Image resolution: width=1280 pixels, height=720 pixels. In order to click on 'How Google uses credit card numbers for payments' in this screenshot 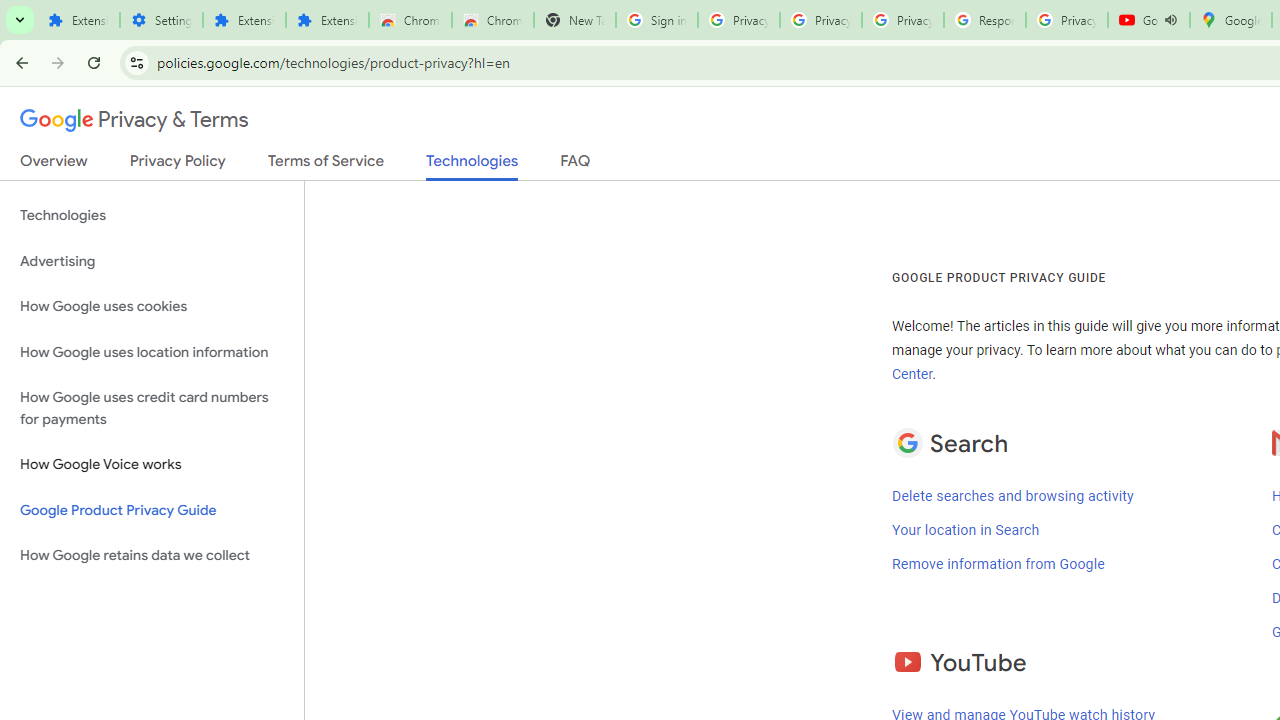, I will do `click(151, 407)`.